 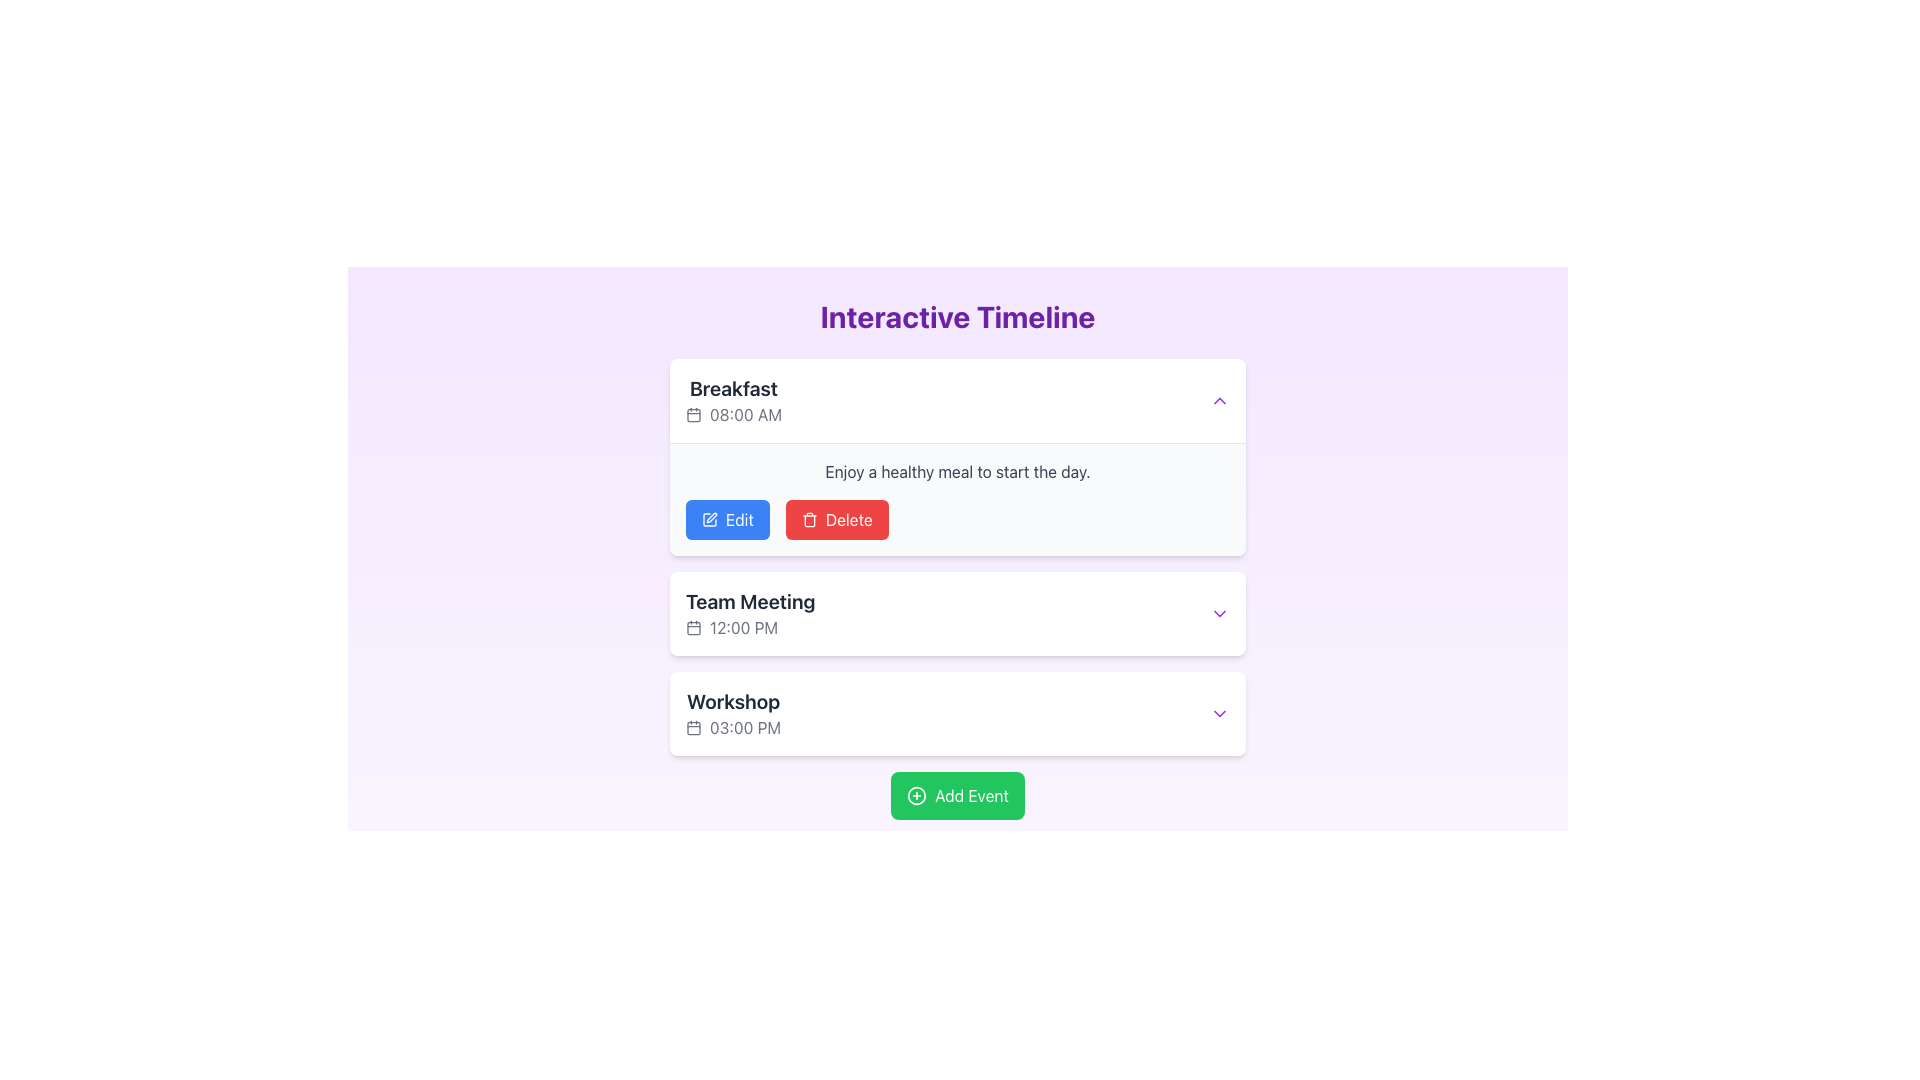 I want to click on the downward-pointing chevron icon styled in purple hues at the far right end of the white rectangular card labeled 'Workshop 03:00 PM', so click(x=1218, y=712).